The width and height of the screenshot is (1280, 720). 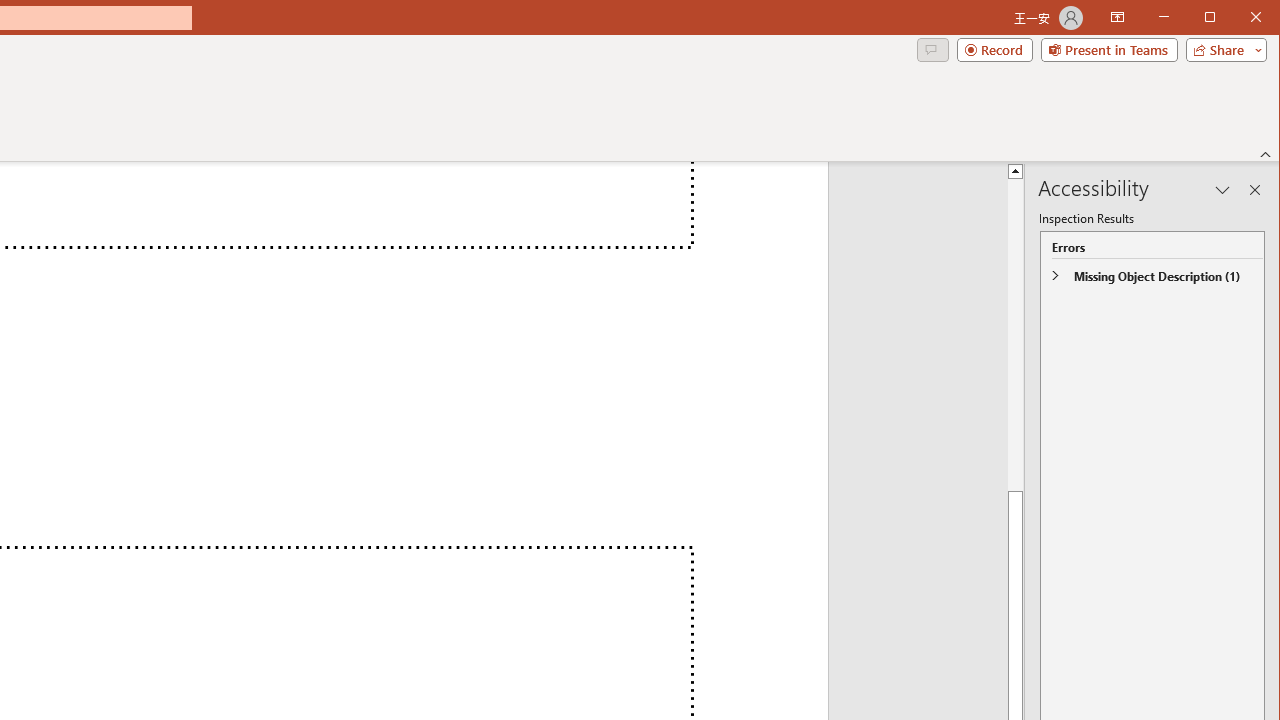 I want to click on 'Maximize', so click(x=1238, y=19).